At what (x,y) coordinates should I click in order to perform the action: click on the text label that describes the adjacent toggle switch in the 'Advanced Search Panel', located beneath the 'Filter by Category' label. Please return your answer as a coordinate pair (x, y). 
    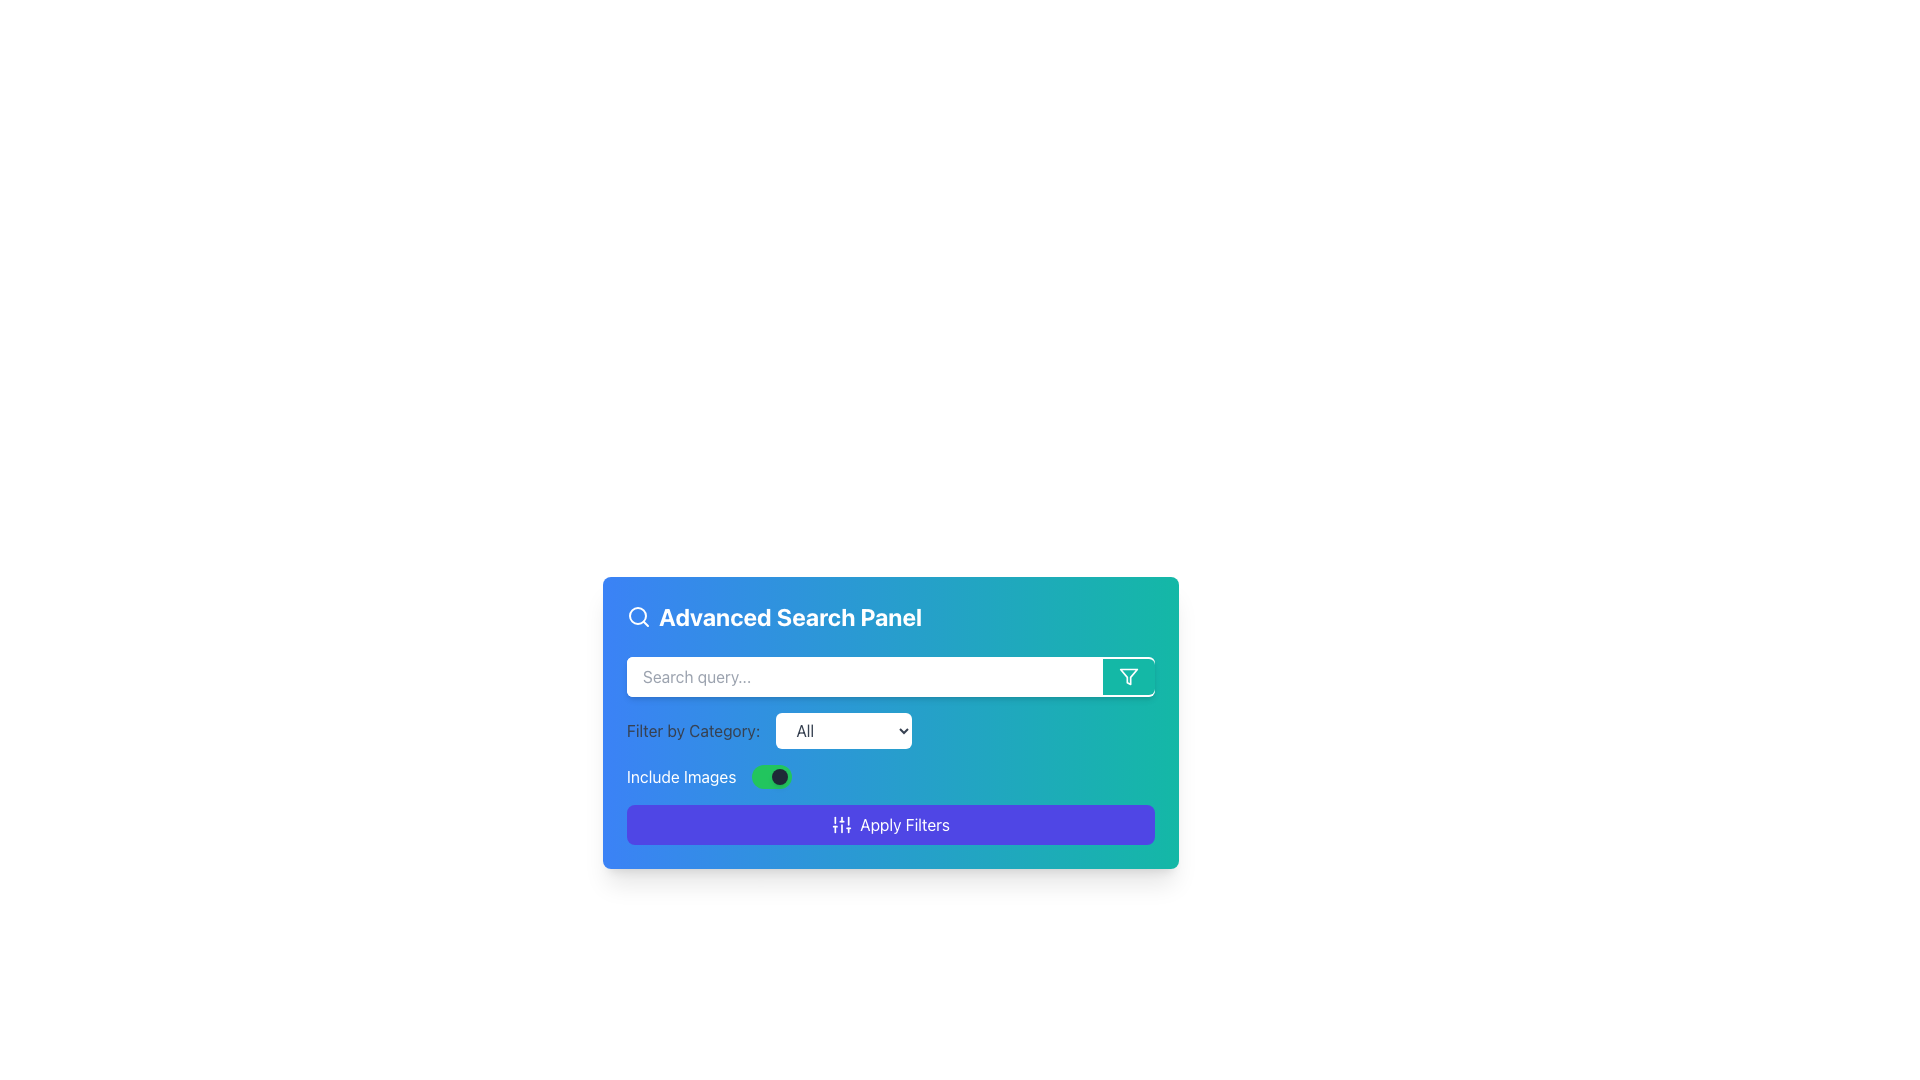
    Looking at the image, I should click on (681, 775).